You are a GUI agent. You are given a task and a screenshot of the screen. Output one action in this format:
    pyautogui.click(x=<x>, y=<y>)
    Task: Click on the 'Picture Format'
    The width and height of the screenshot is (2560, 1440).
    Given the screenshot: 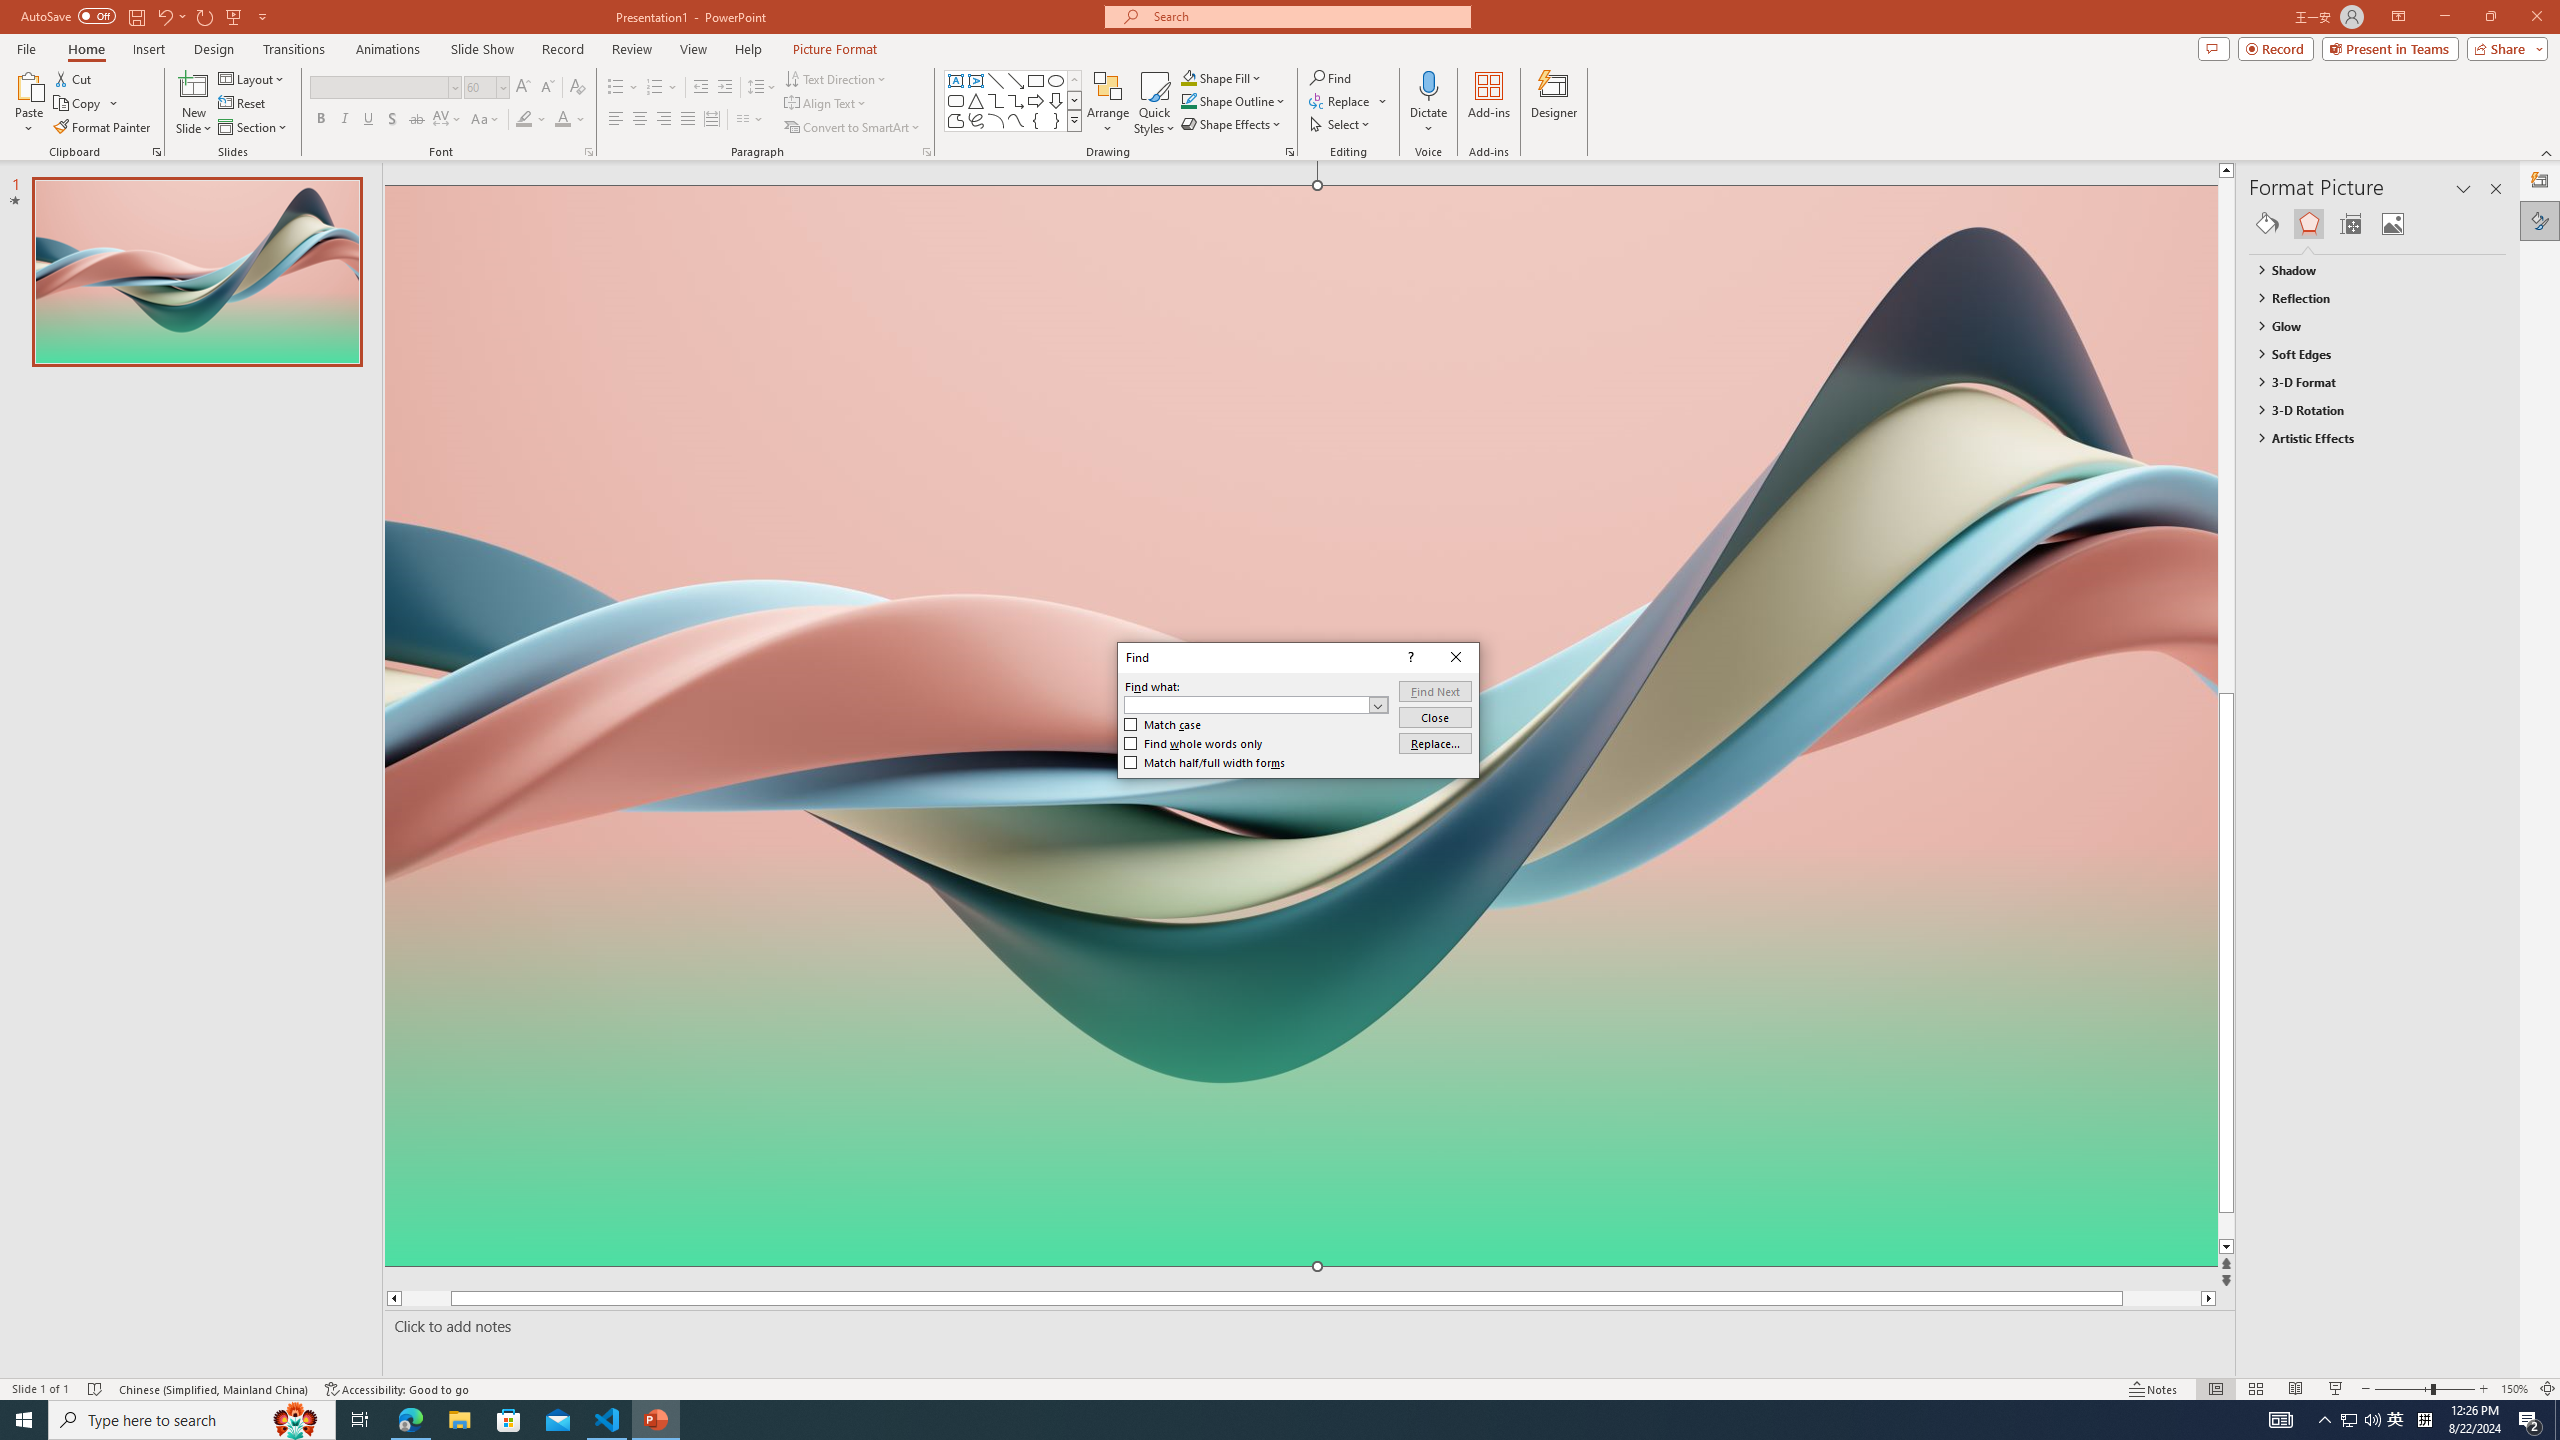 What is the action you would take?
    pyautogui.click(x=835, y=49)
    